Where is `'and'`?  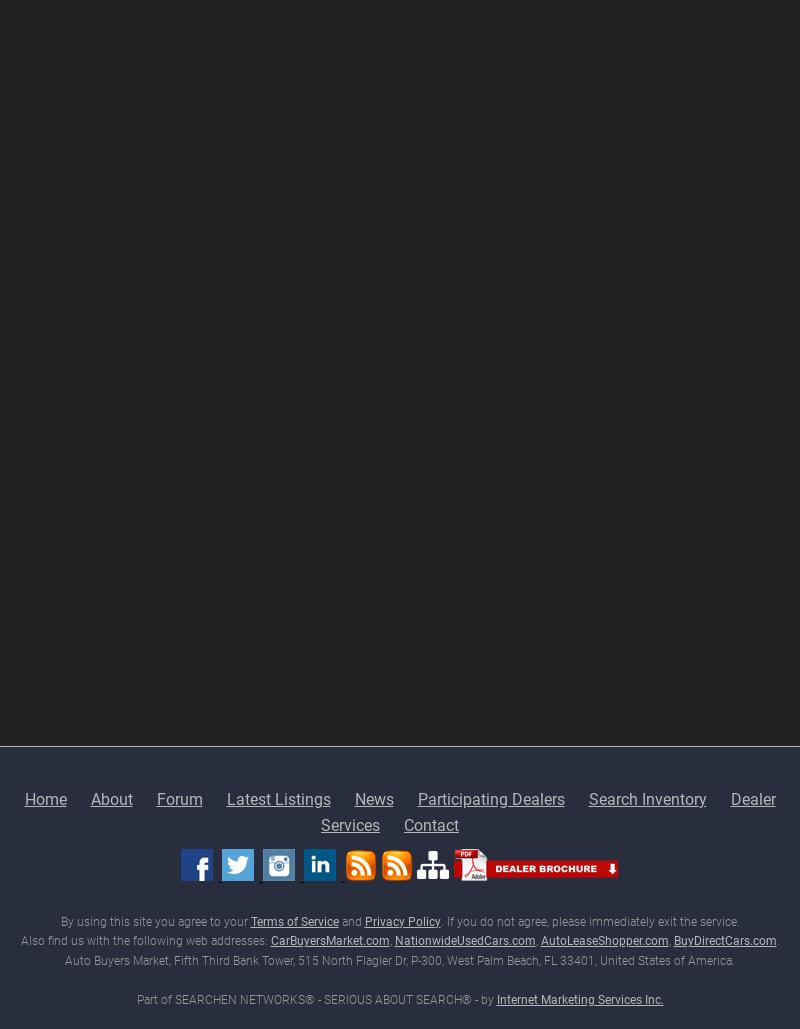
'and' is located at coordinates (350, 920).